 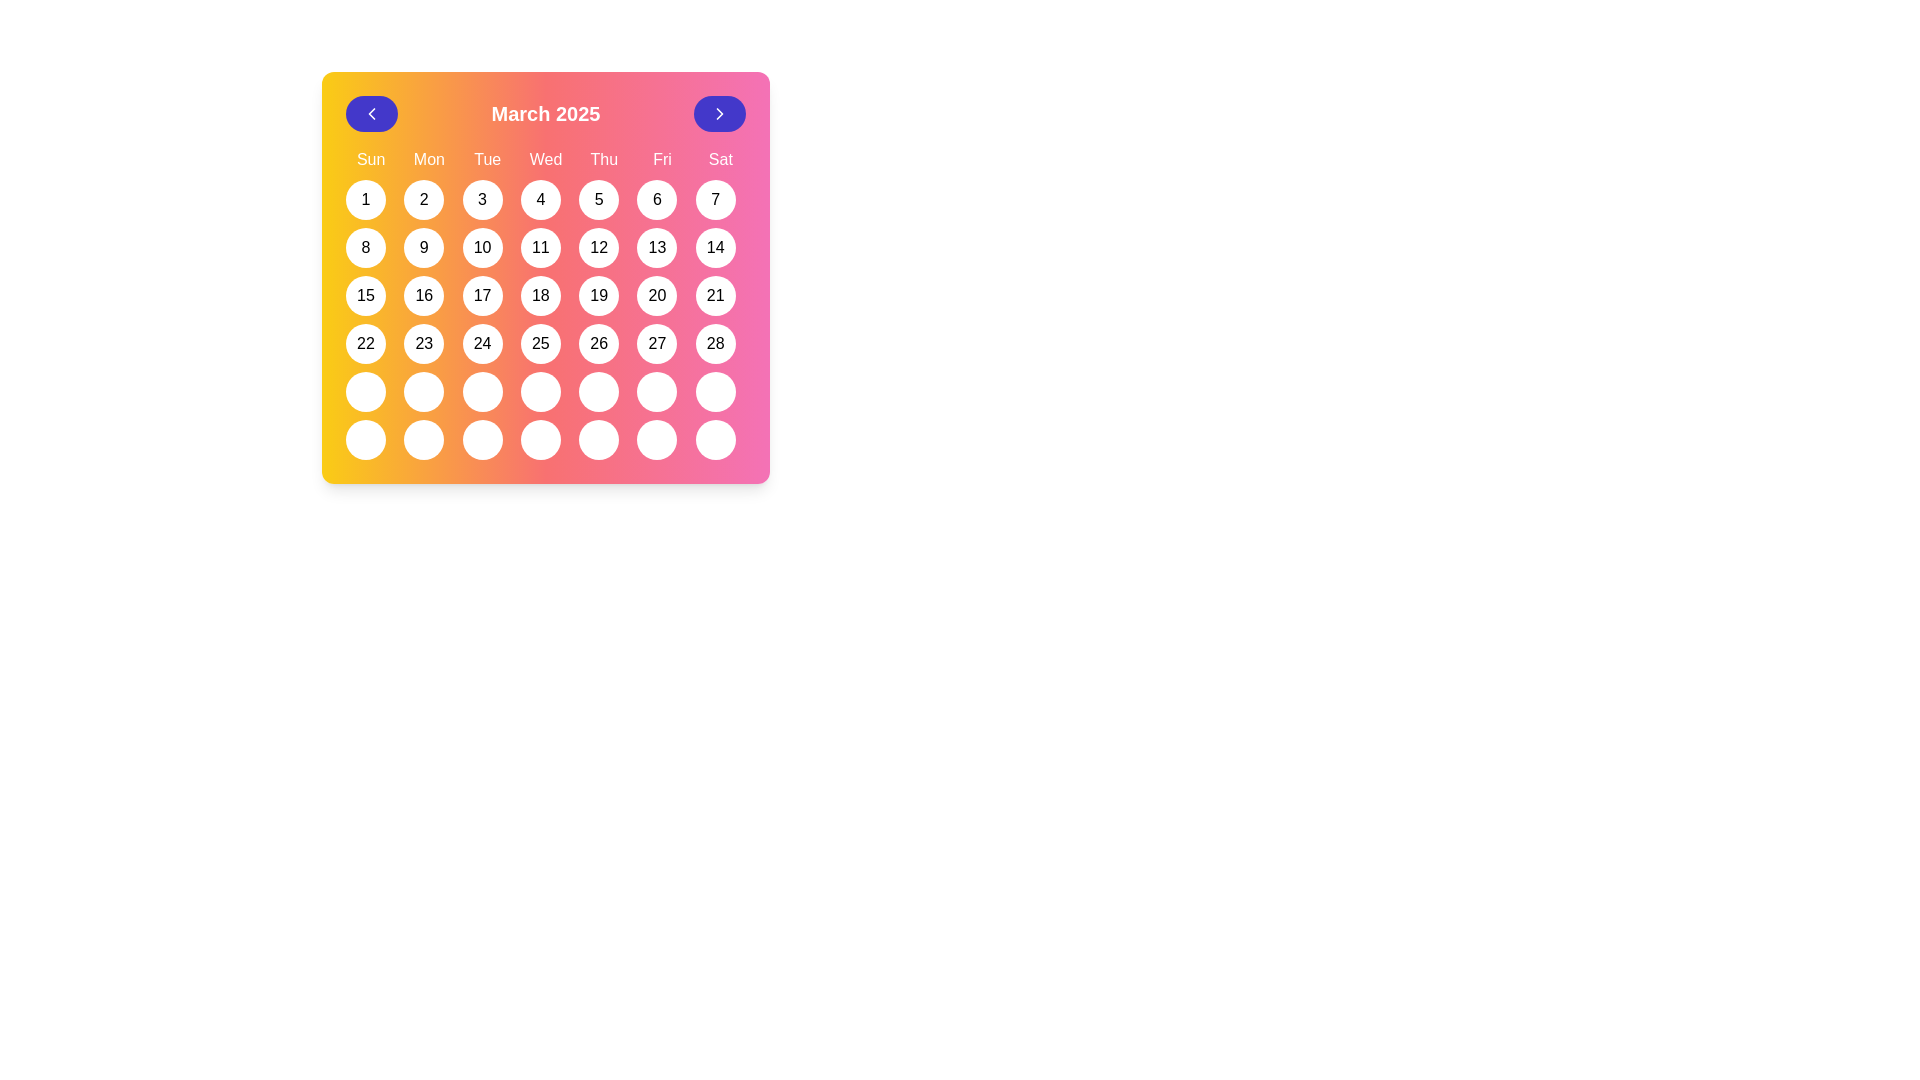 What do you see at coordinates (482, 342) in the screenshot?
I see `the button representing the 24th day of the month in the calendar interface to change its background color` at bounding box center [482, 342].